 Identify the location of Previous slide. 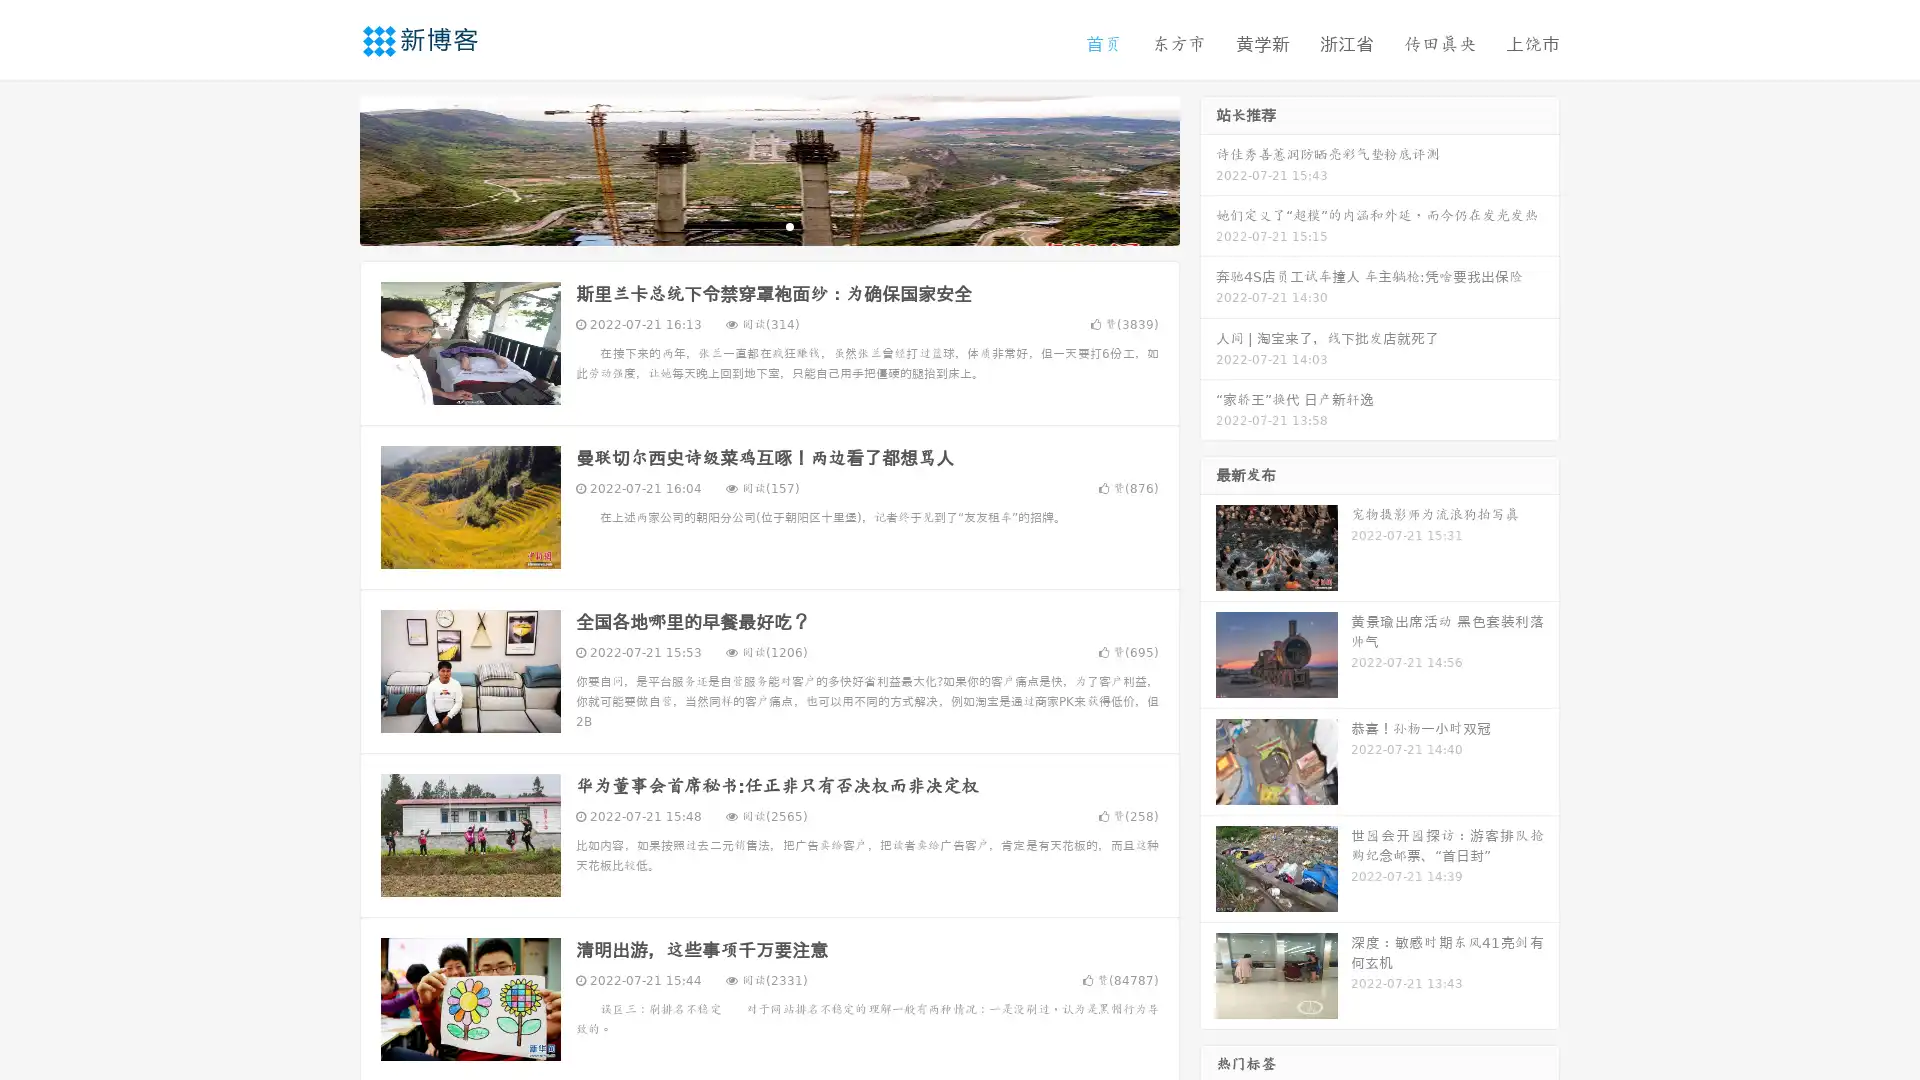
(330, 168).